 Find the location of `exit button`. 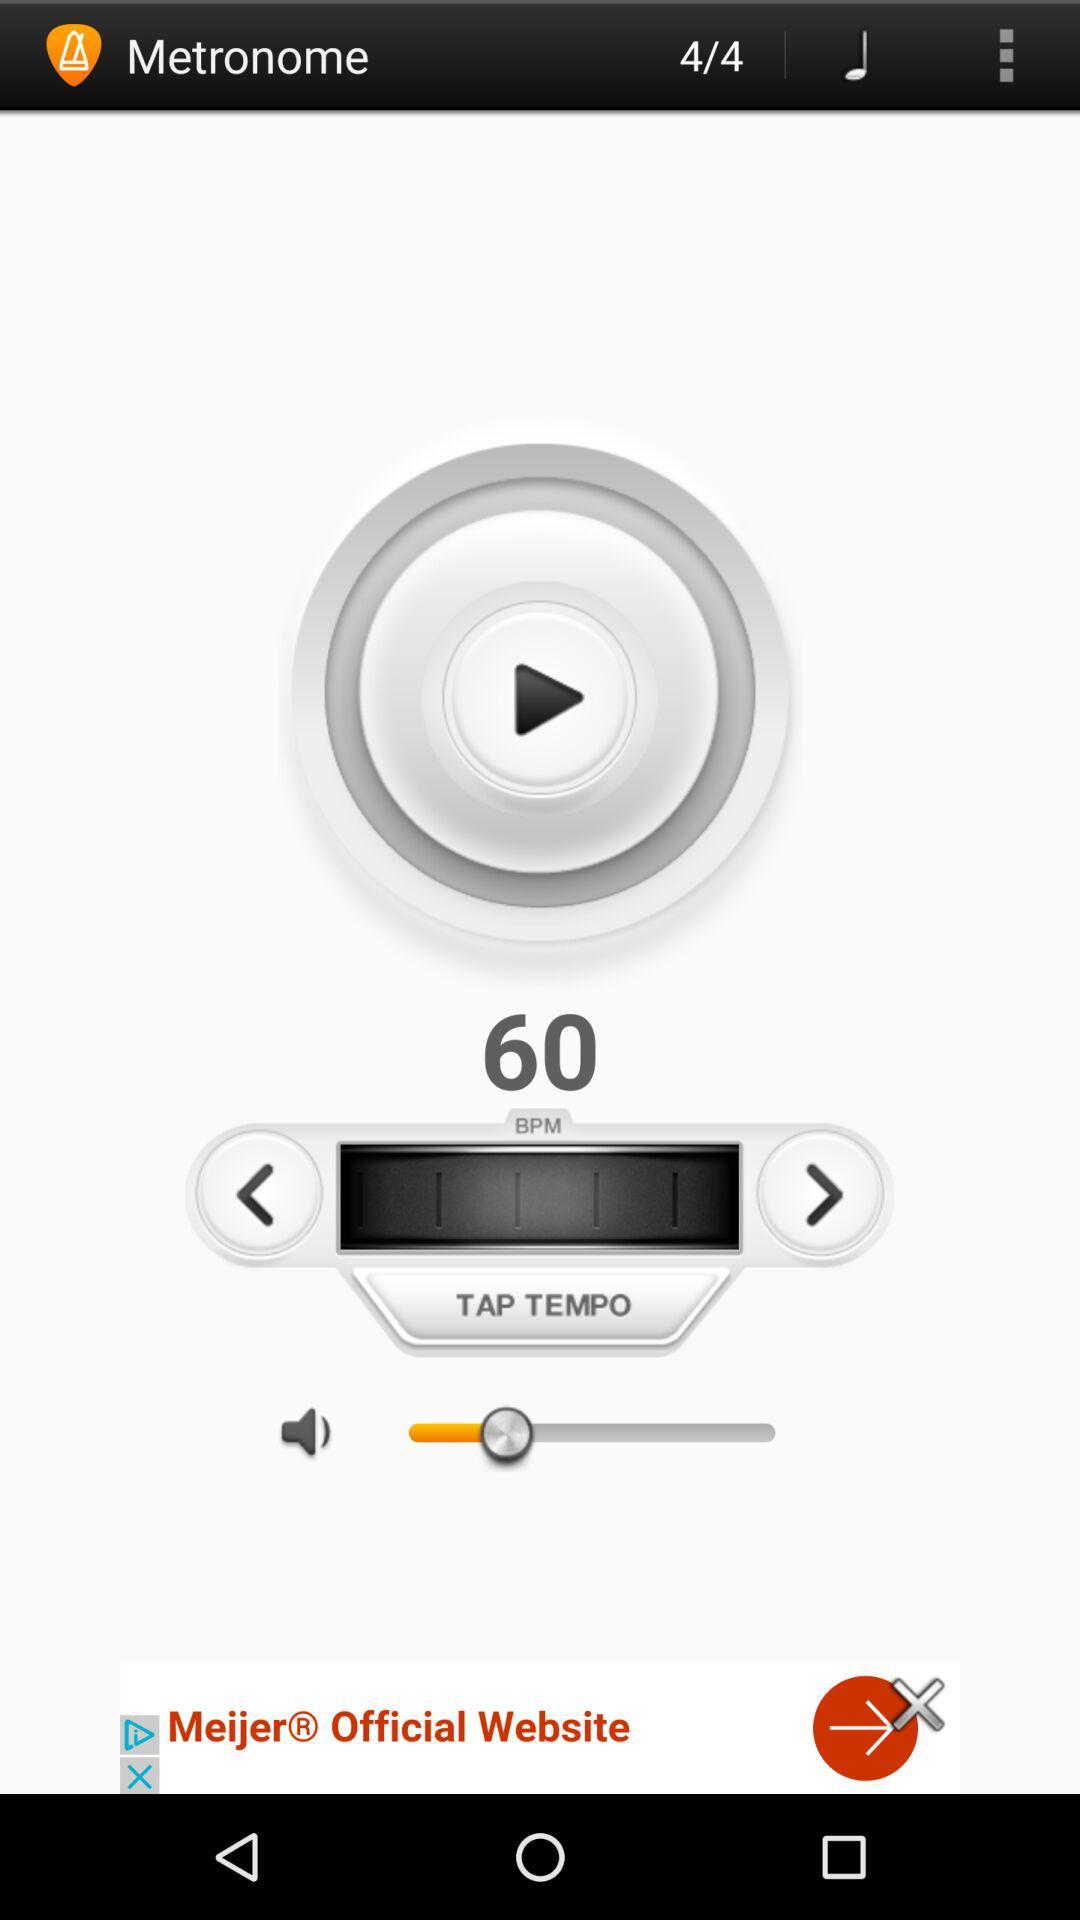

exit button is located at coordinates (918, 1703).